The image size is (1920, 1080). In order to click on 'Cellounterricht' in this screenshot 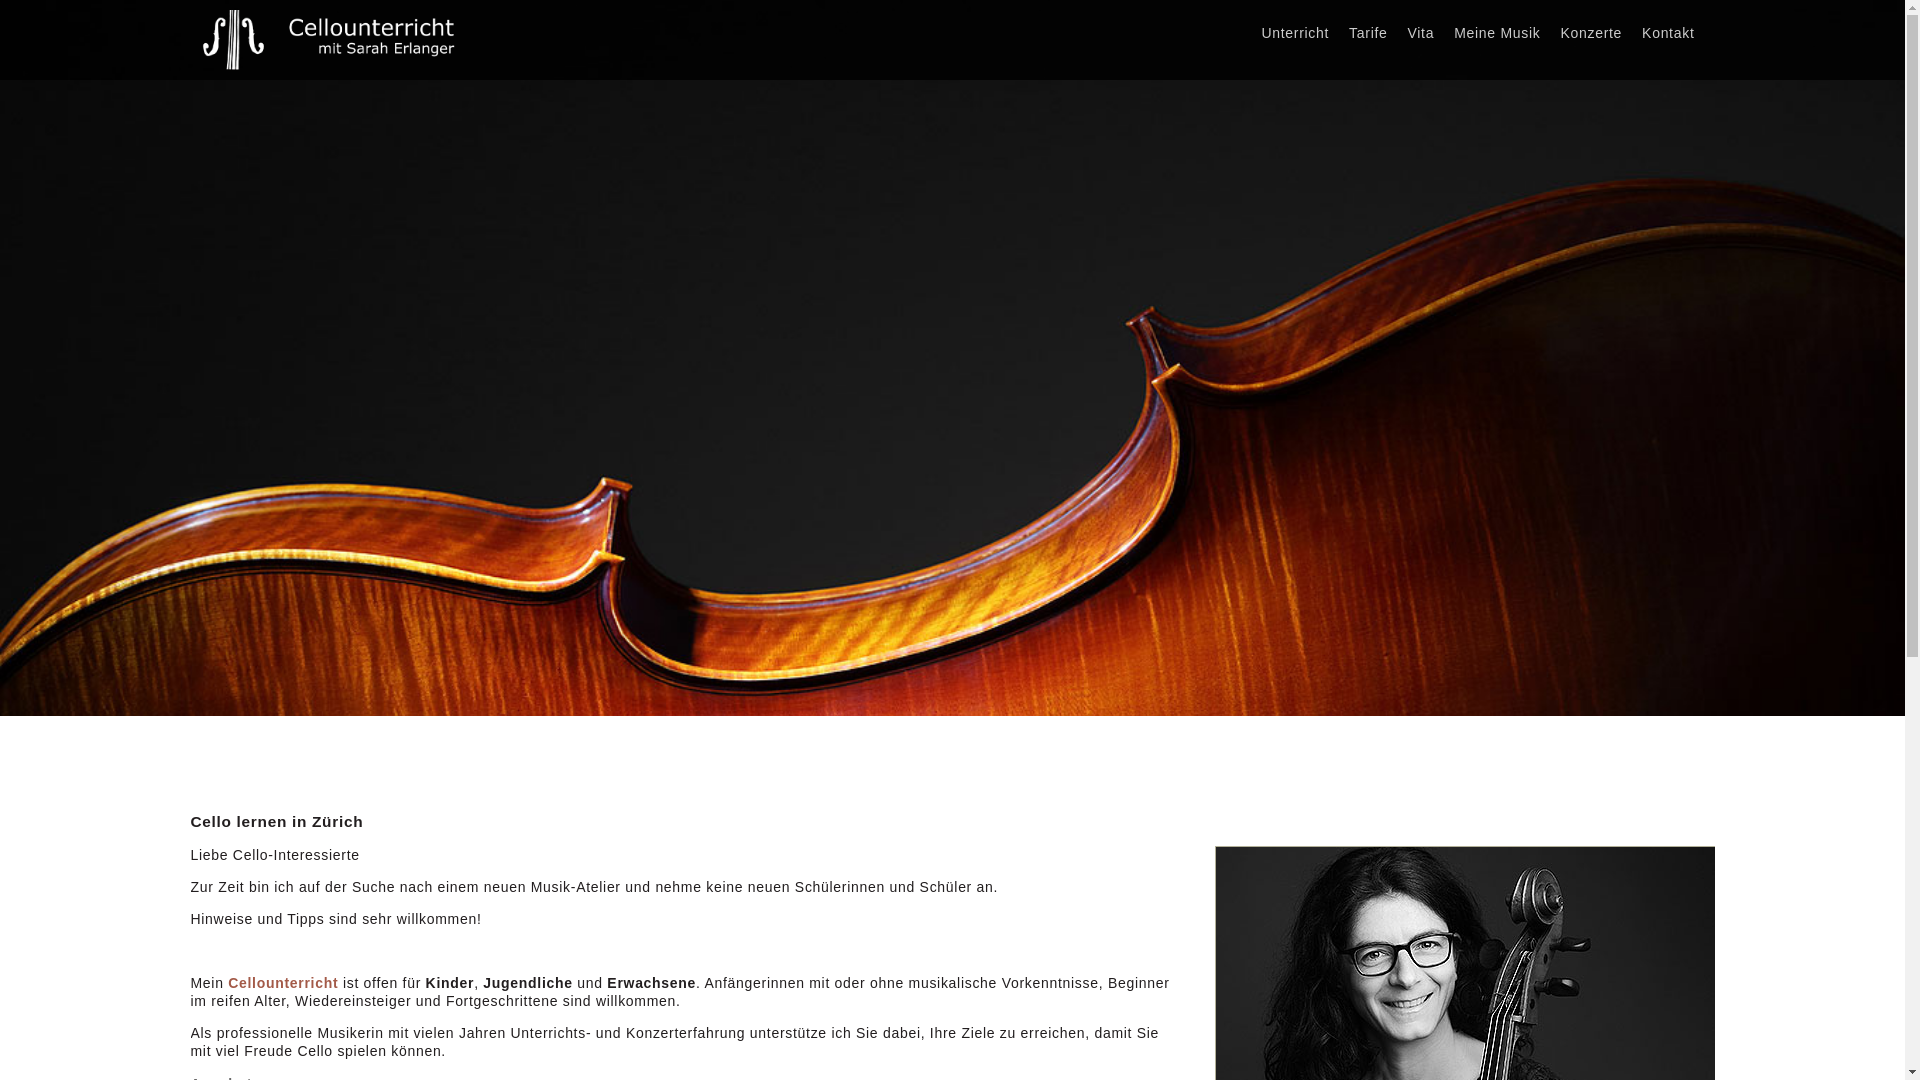, I will do `click(282, 982)`.